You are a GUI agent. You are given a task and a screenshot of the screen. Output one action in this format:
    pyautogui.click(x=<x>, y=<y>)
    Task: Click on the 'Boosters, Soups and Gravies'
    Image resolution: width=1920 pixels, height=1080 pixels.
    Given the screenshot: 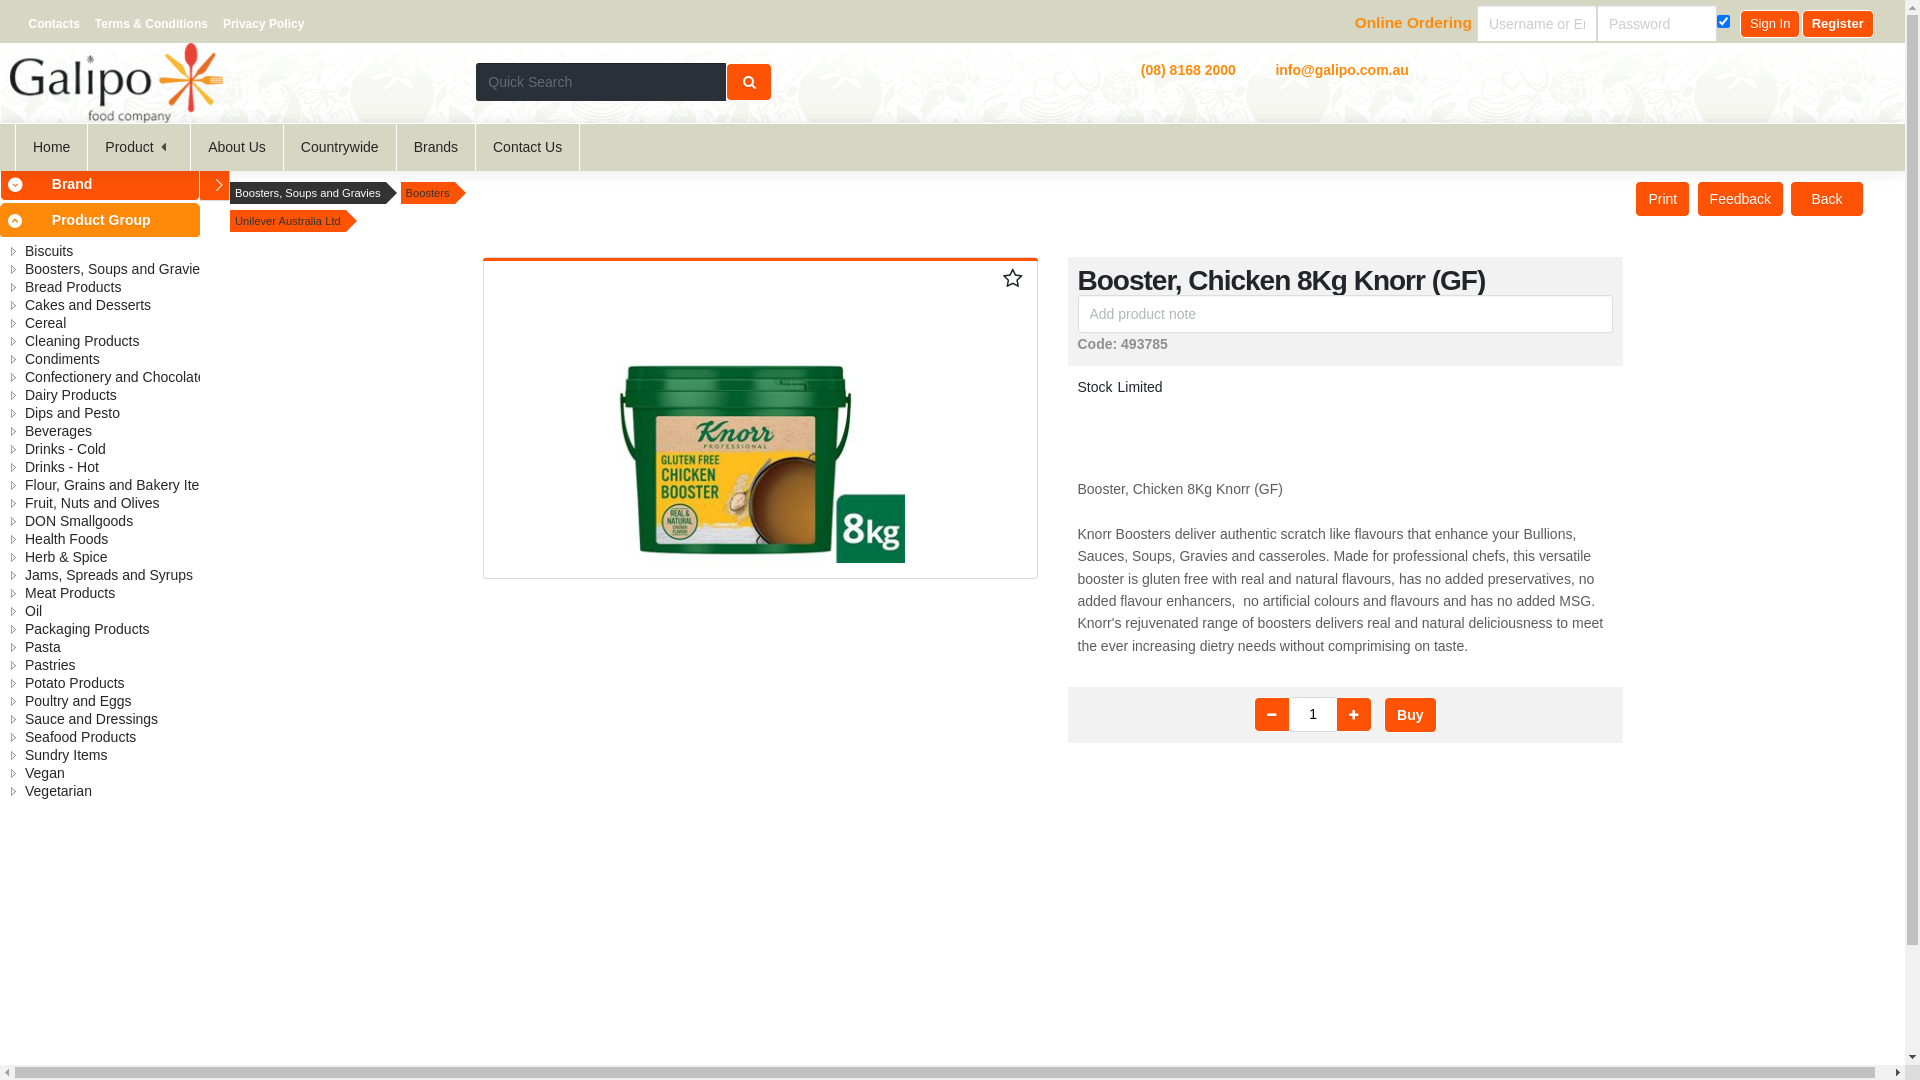 What is the action you would take?
    pyautogui.click(x=306, y=192)
    